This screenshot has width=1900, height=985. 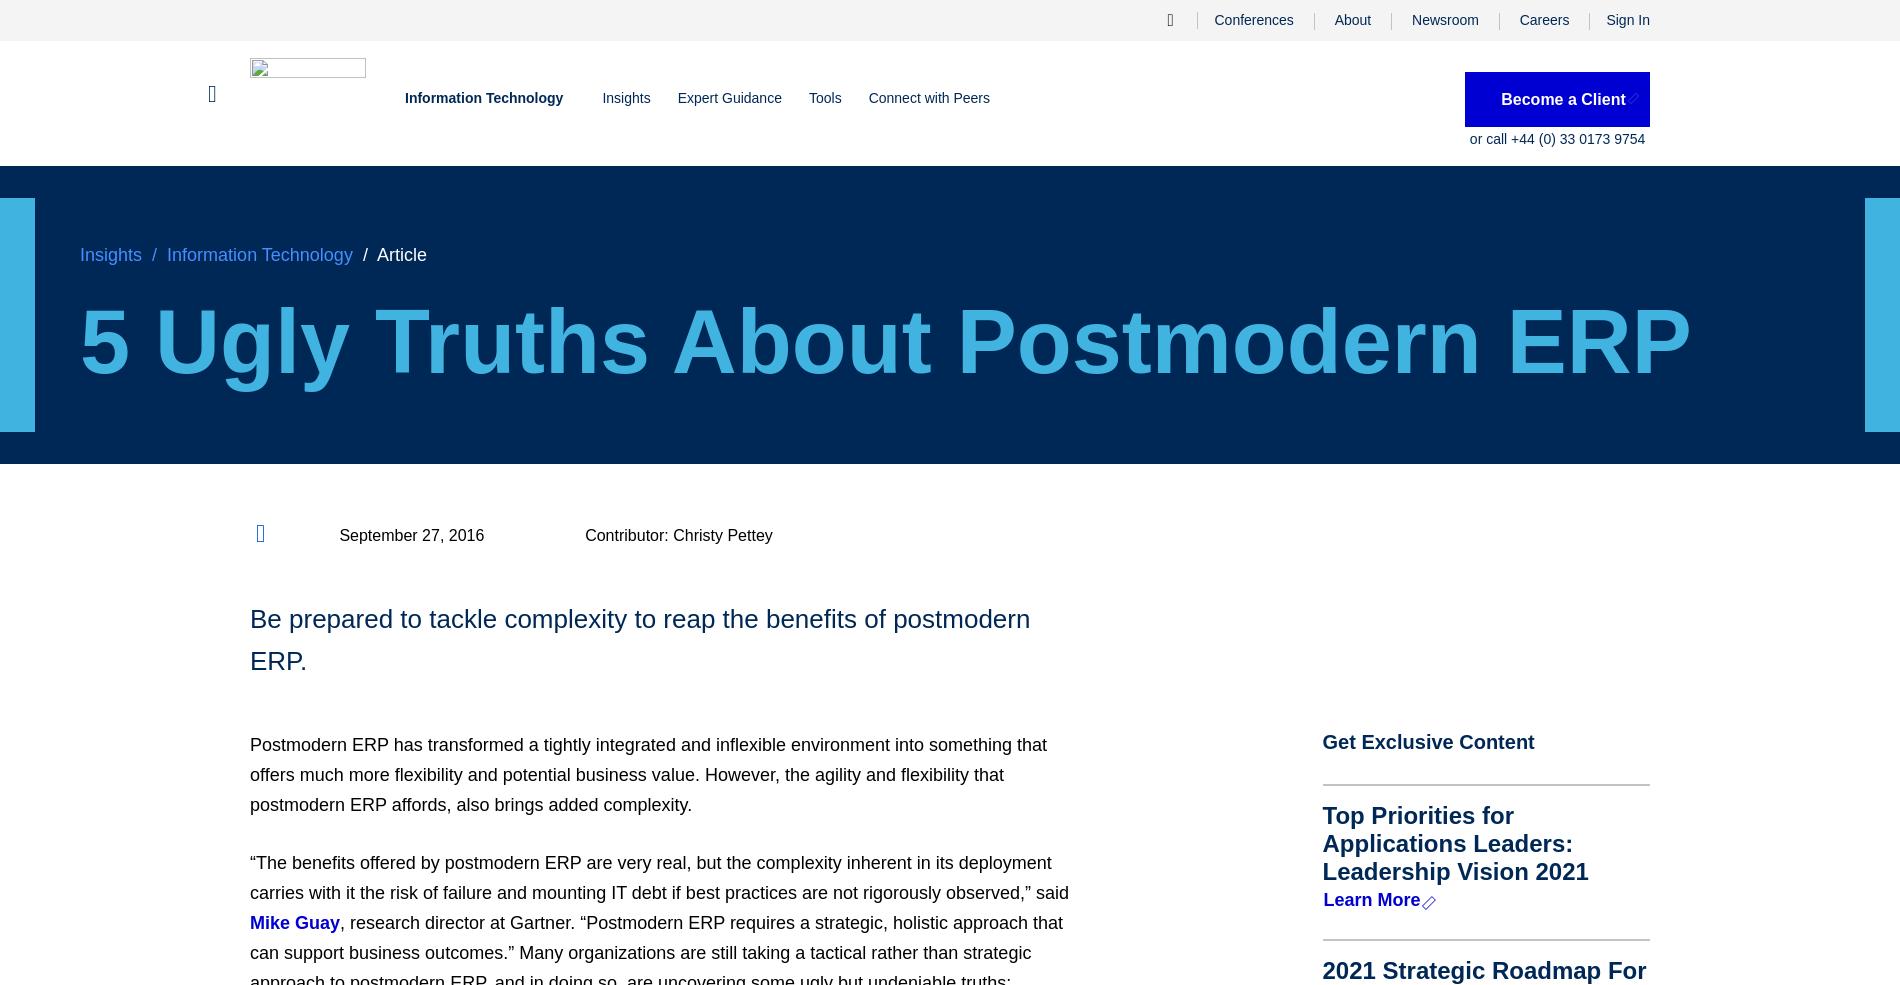 I want to click on 'Learn More', so click(x=1370, y=899).